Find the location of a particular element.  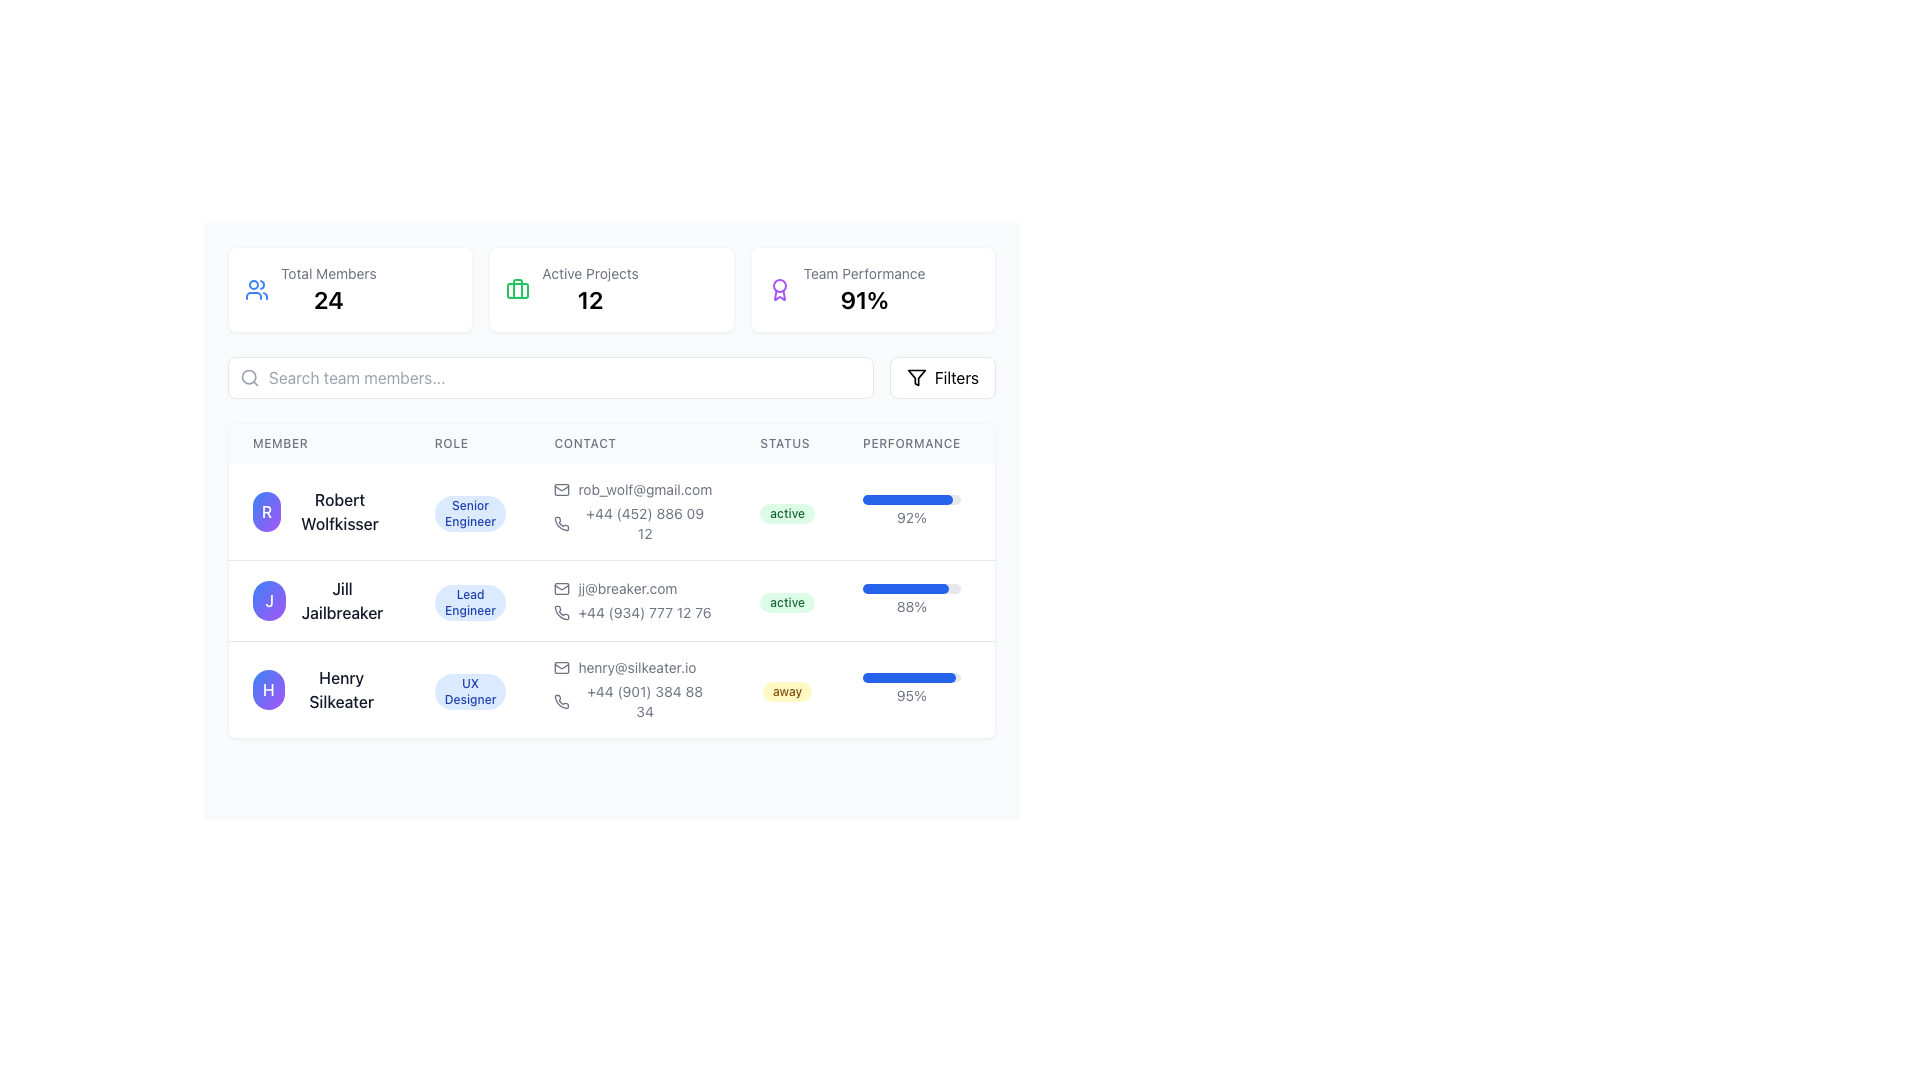

the Text label displaying the email address in the second row of the 'Contact' column, located to the right of the email icon is located at coordinates (632, 588).